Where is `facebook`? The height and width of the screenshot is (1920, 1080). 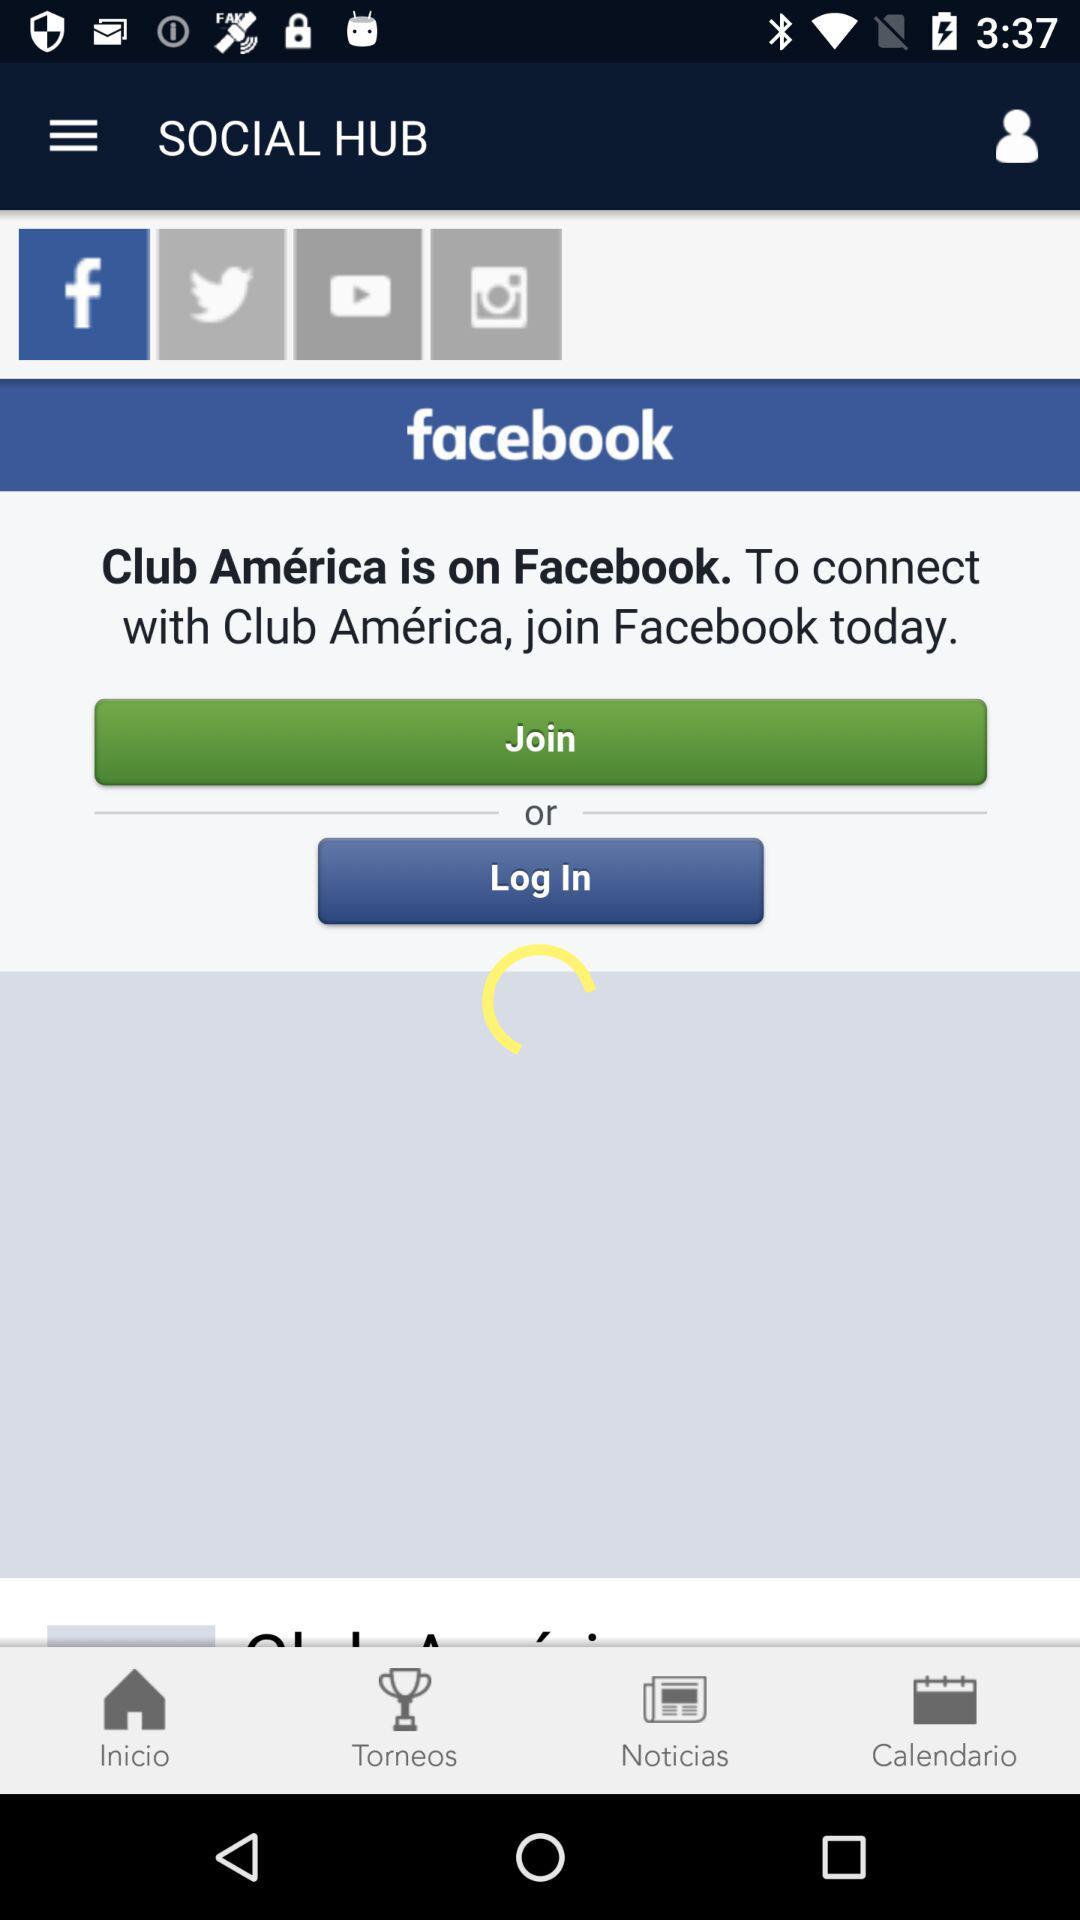 facebook is located at coordinates (540, 1085).